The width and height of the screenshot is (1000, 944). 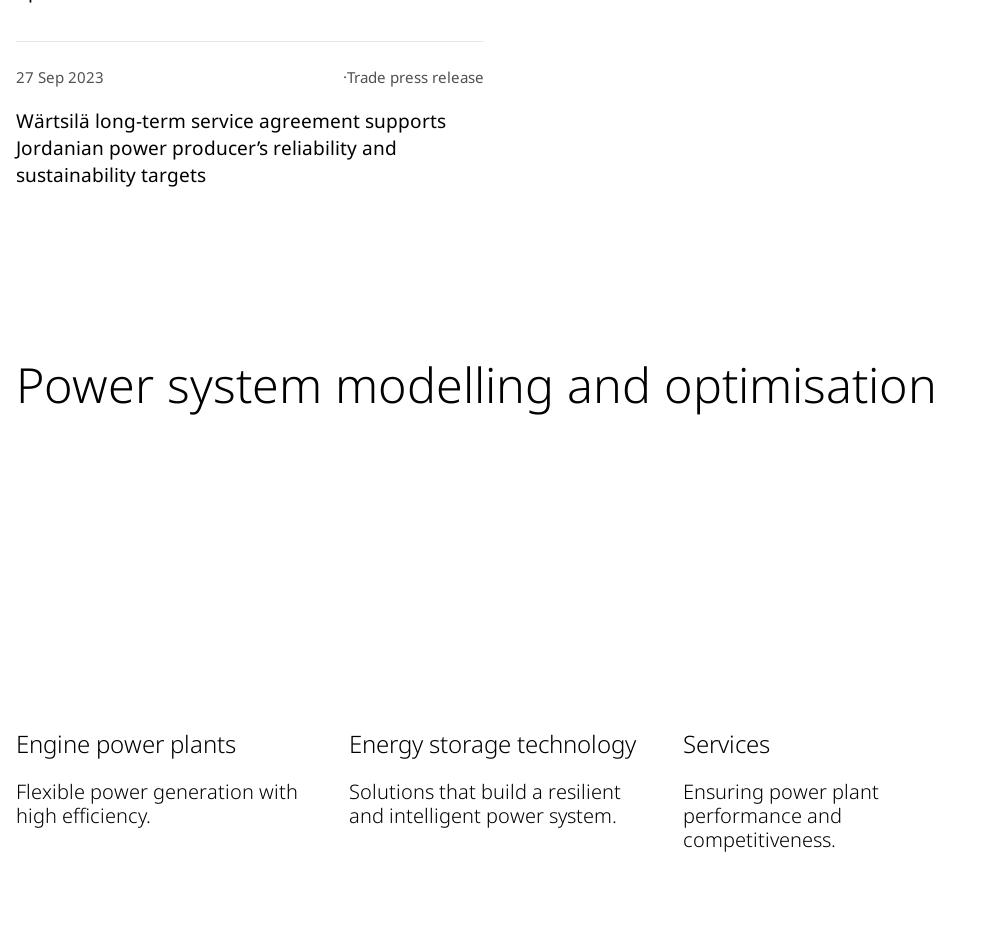 What do you see at coordinates (484, 801) in the screenshot?
I see `'Solutions that build a resilient and intelligent power system.'` at bounding box center [484, 801].